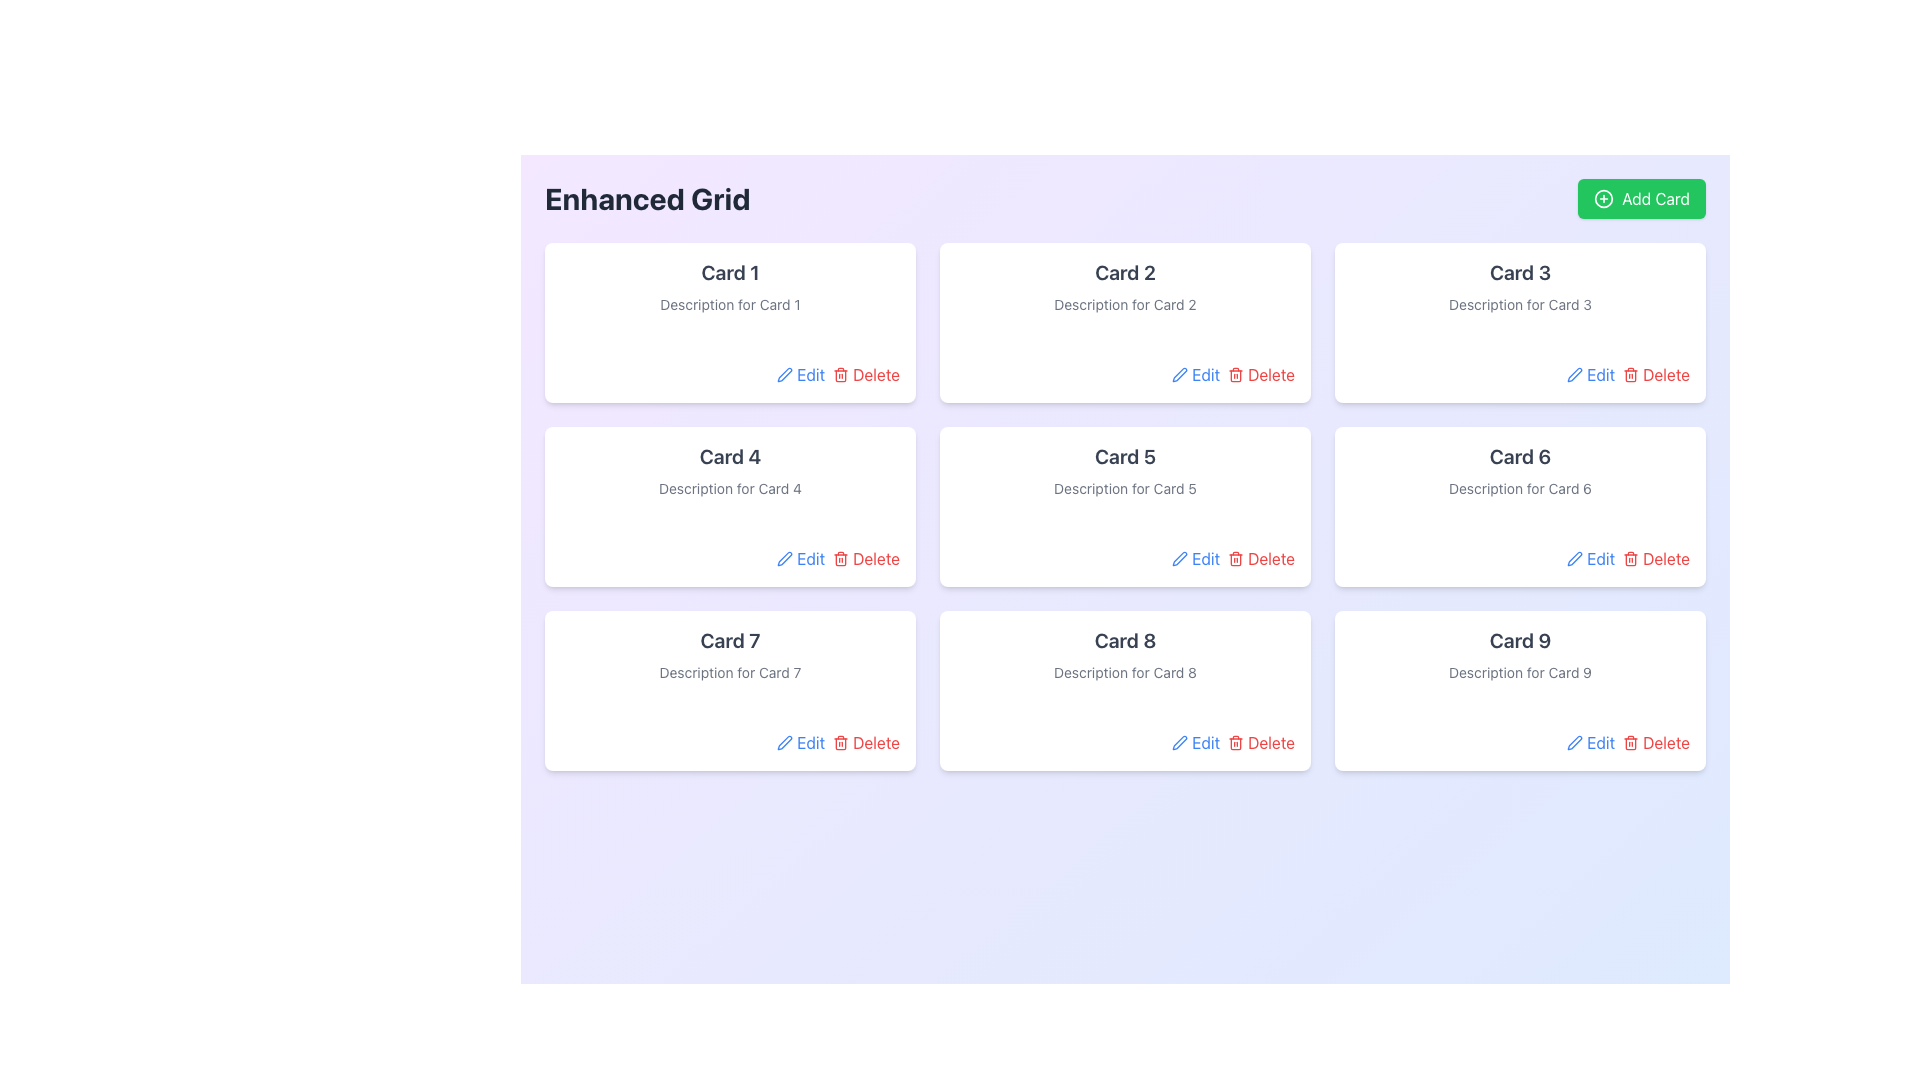 Image resolution: width=1920 pixels, height=1080 pixels. Describe the element at coordinates (1125, 672) in the screenshot. I see `Text label providing descriptive information beneath the header 'Card 8' in the third row, center column of the grid layout` at that location.